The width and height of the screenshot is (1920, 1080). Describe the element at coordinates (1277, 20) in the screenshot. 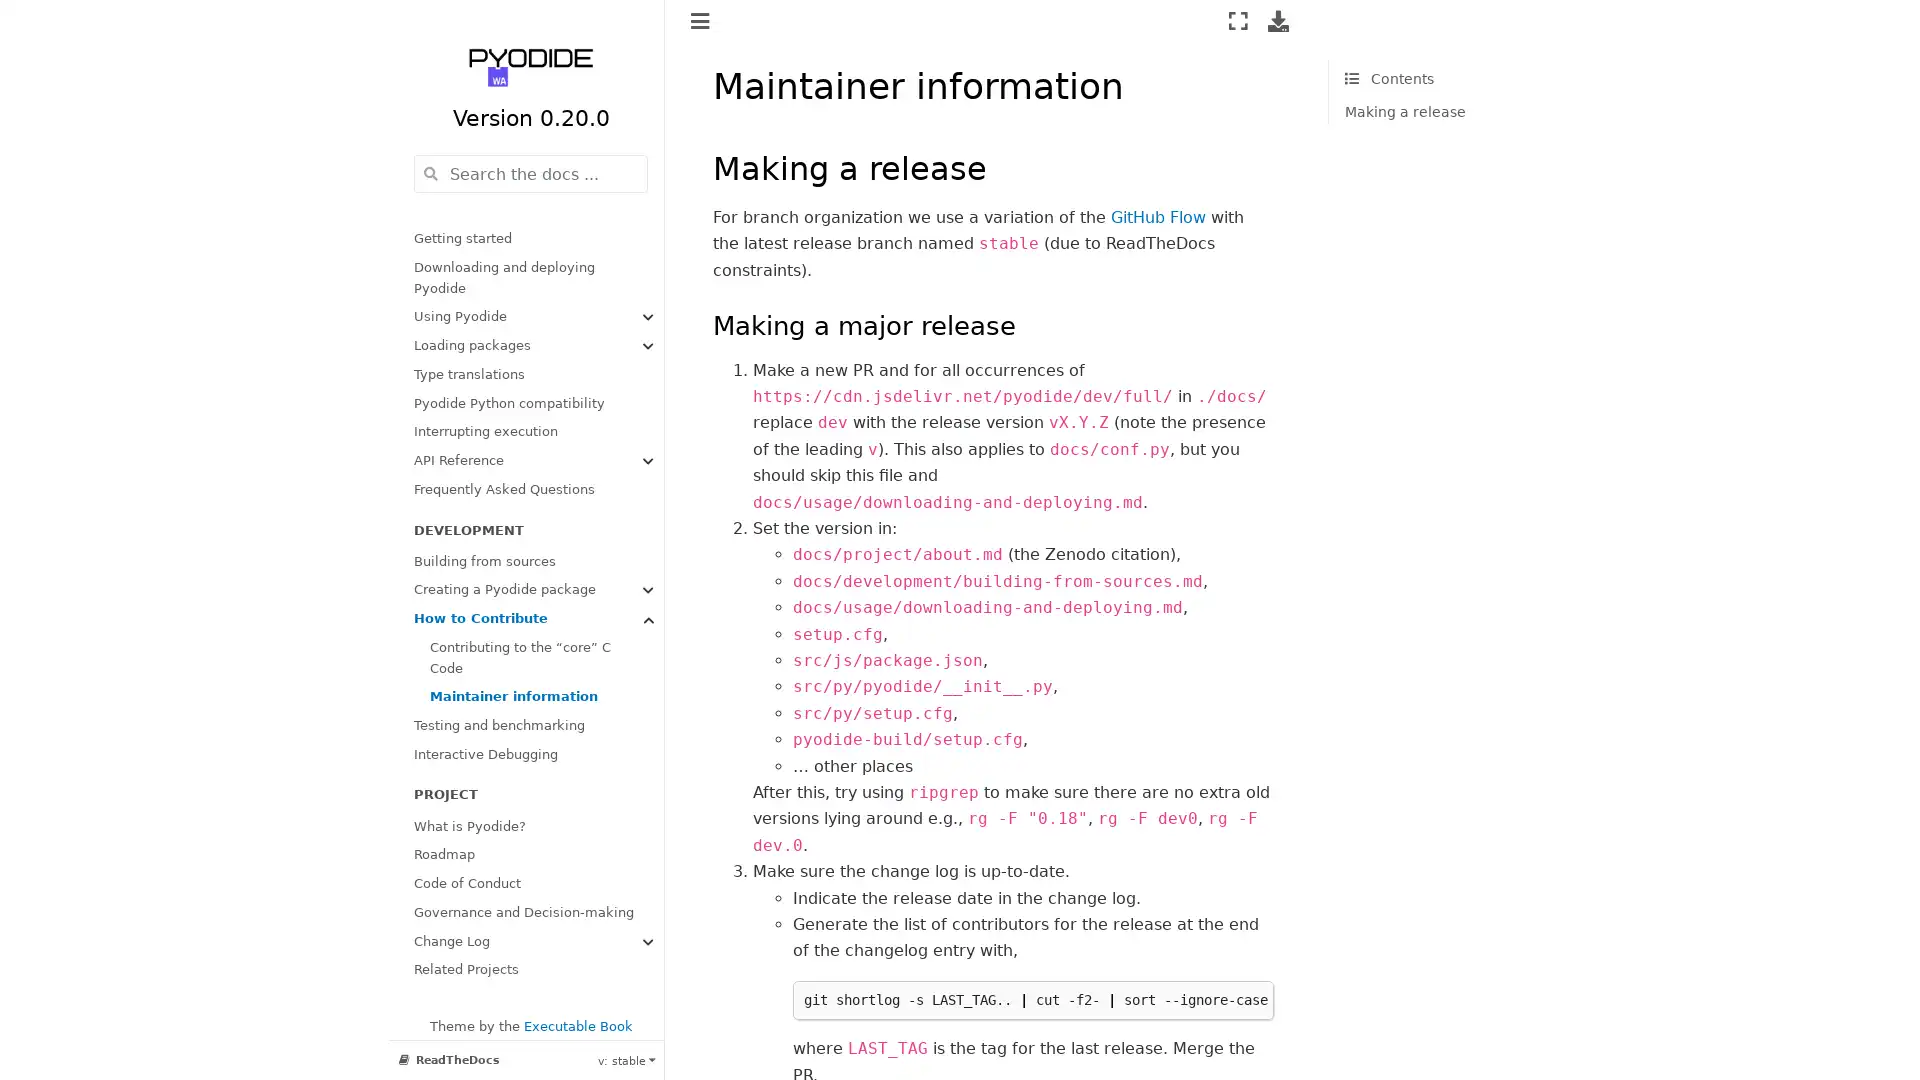

I see `Download this page` at that location.